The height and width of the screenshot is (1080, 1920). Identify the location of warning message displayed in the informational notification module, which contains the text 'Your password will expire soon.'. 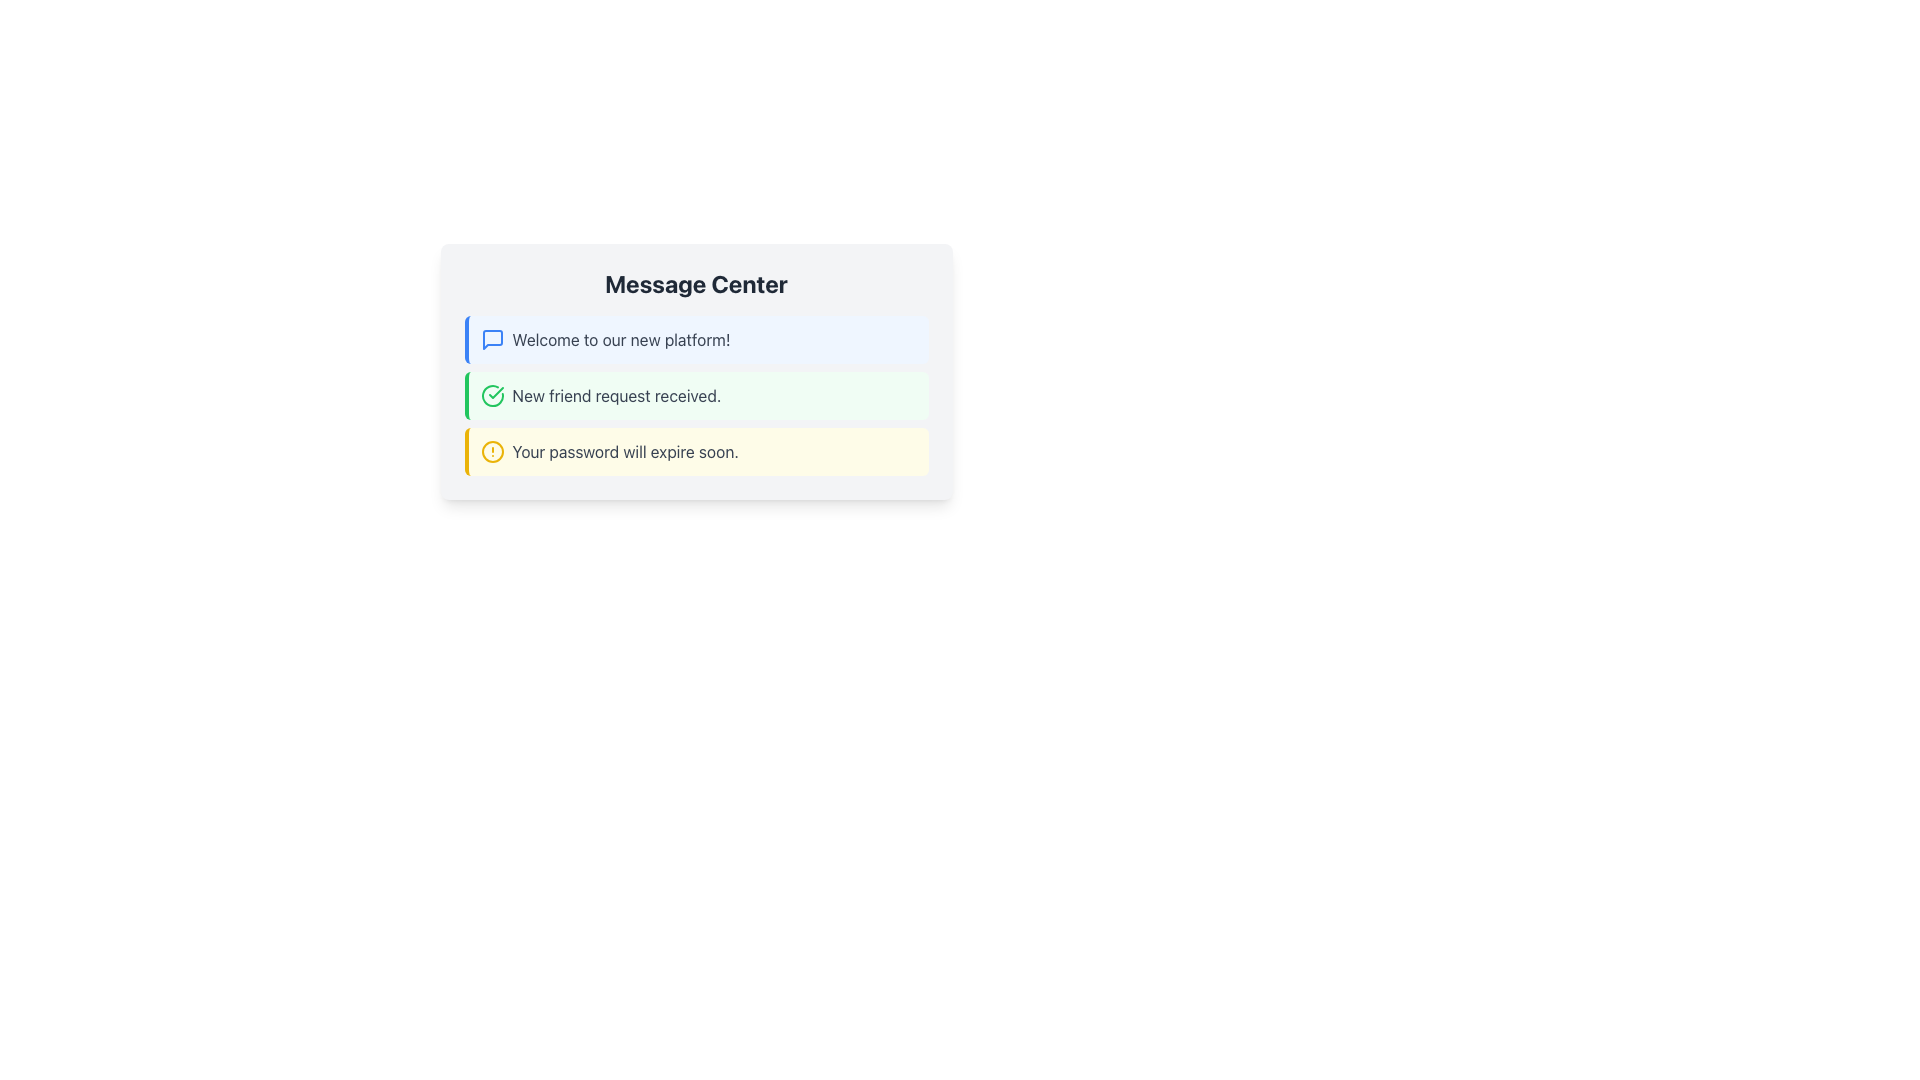
(696, 451).